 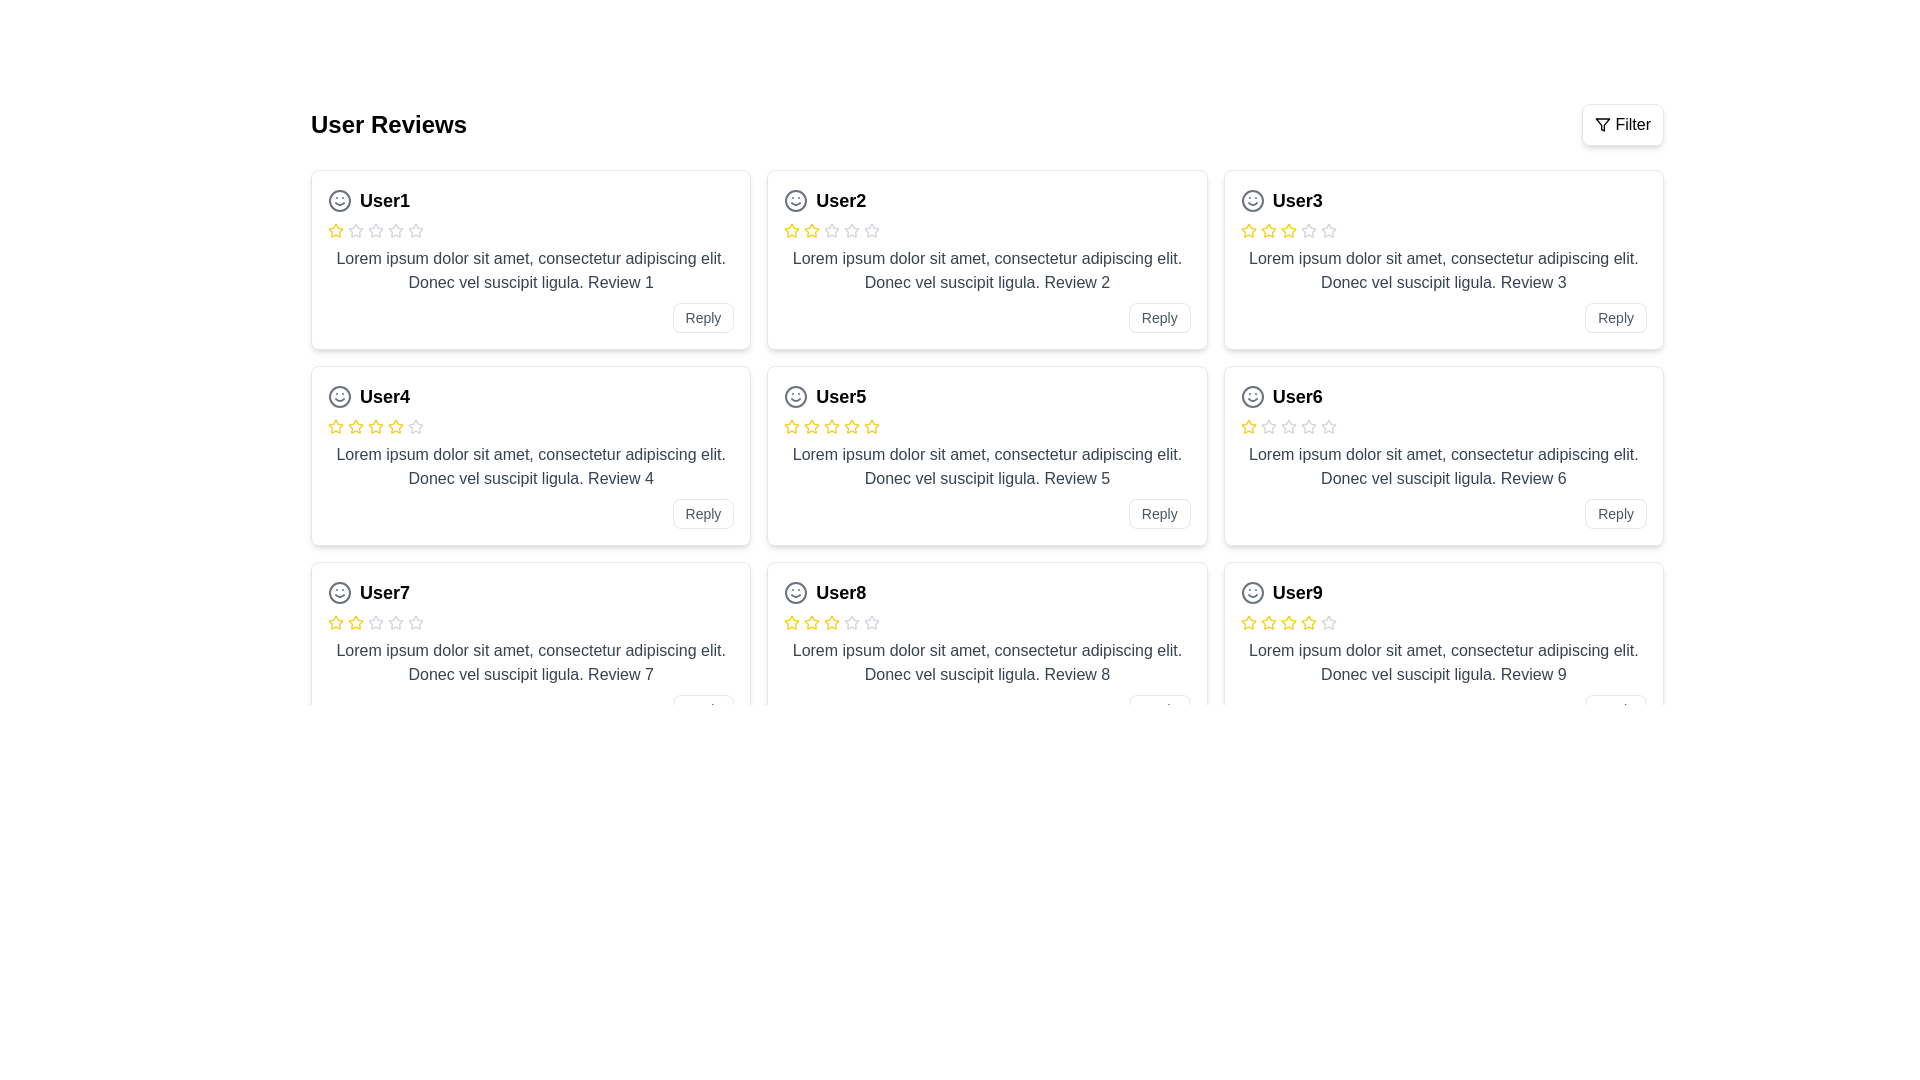 I want to click on the star icons in the Rating display component for 'User7' to change the rating, so click(x=531, y=622).